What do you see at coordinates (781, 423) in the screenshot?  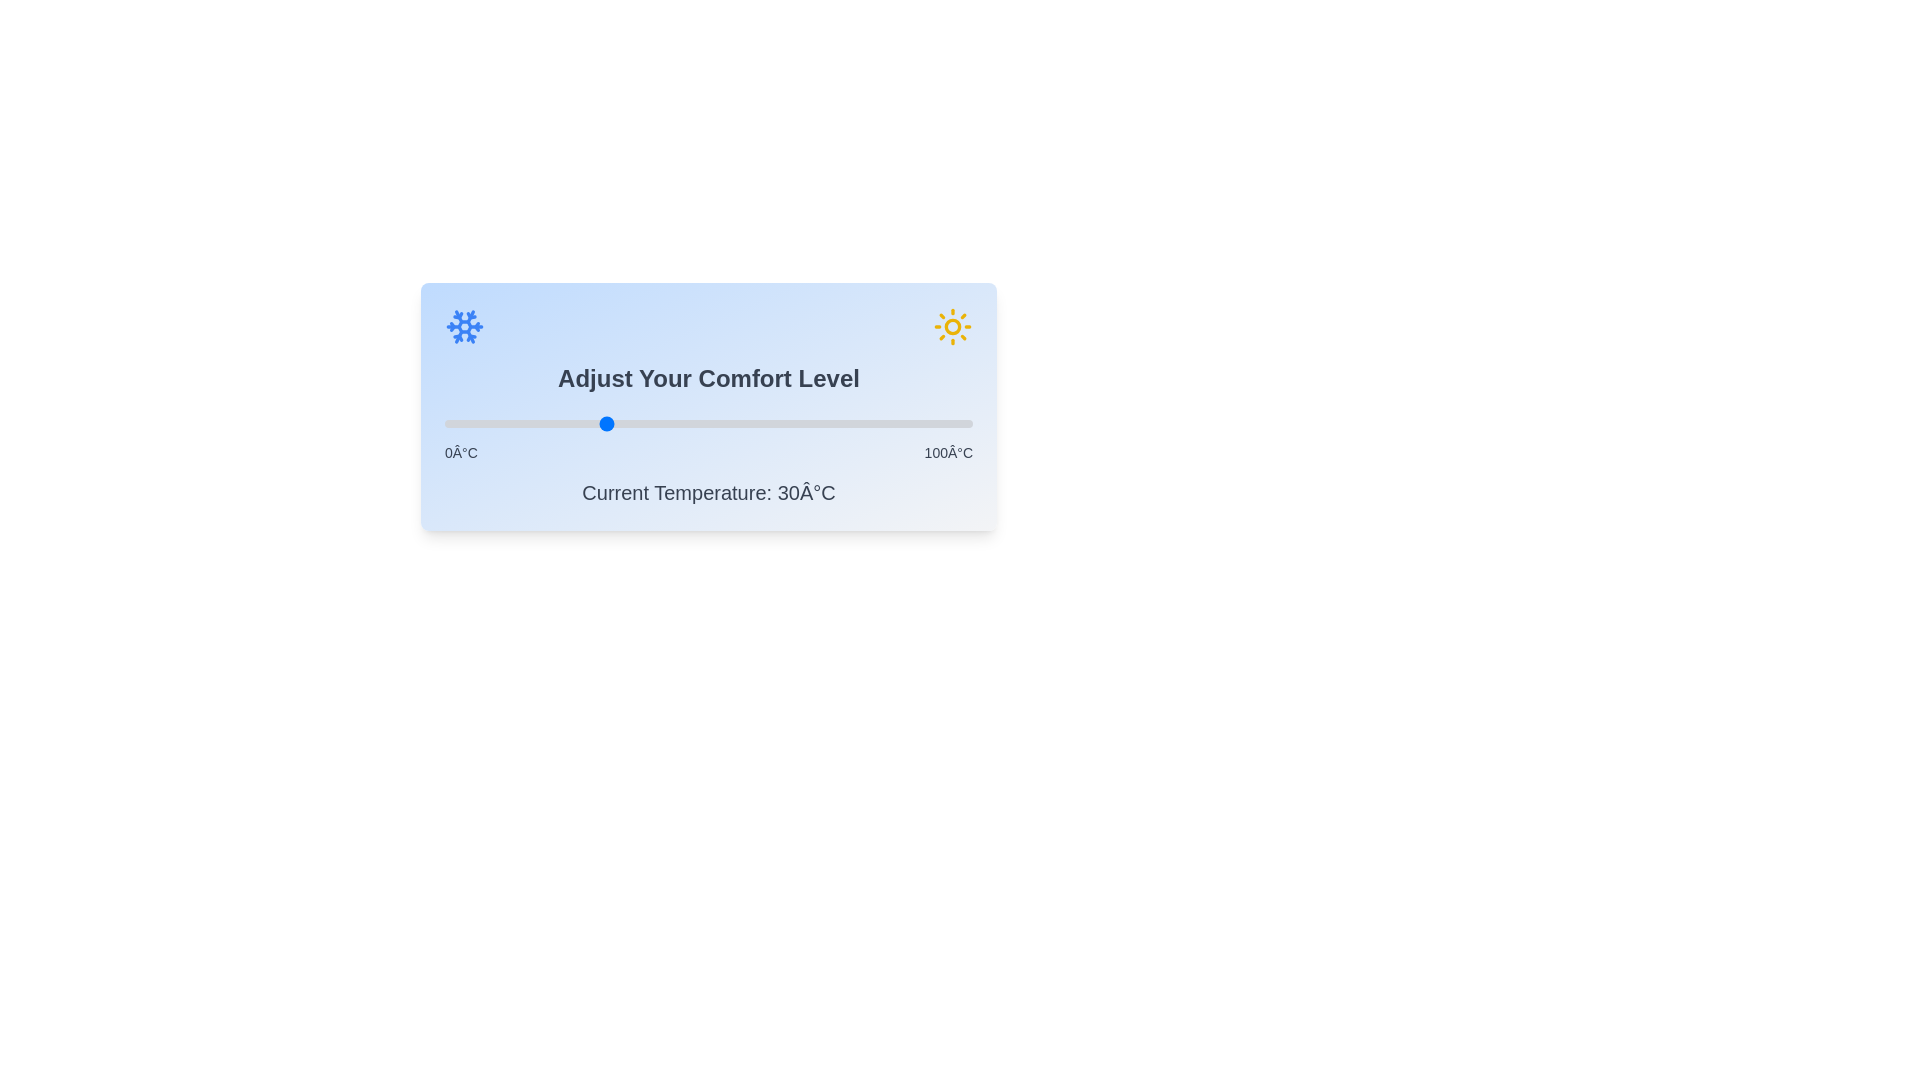 I see `the temperature slider to 64°C` at bounding box center [781, 423].